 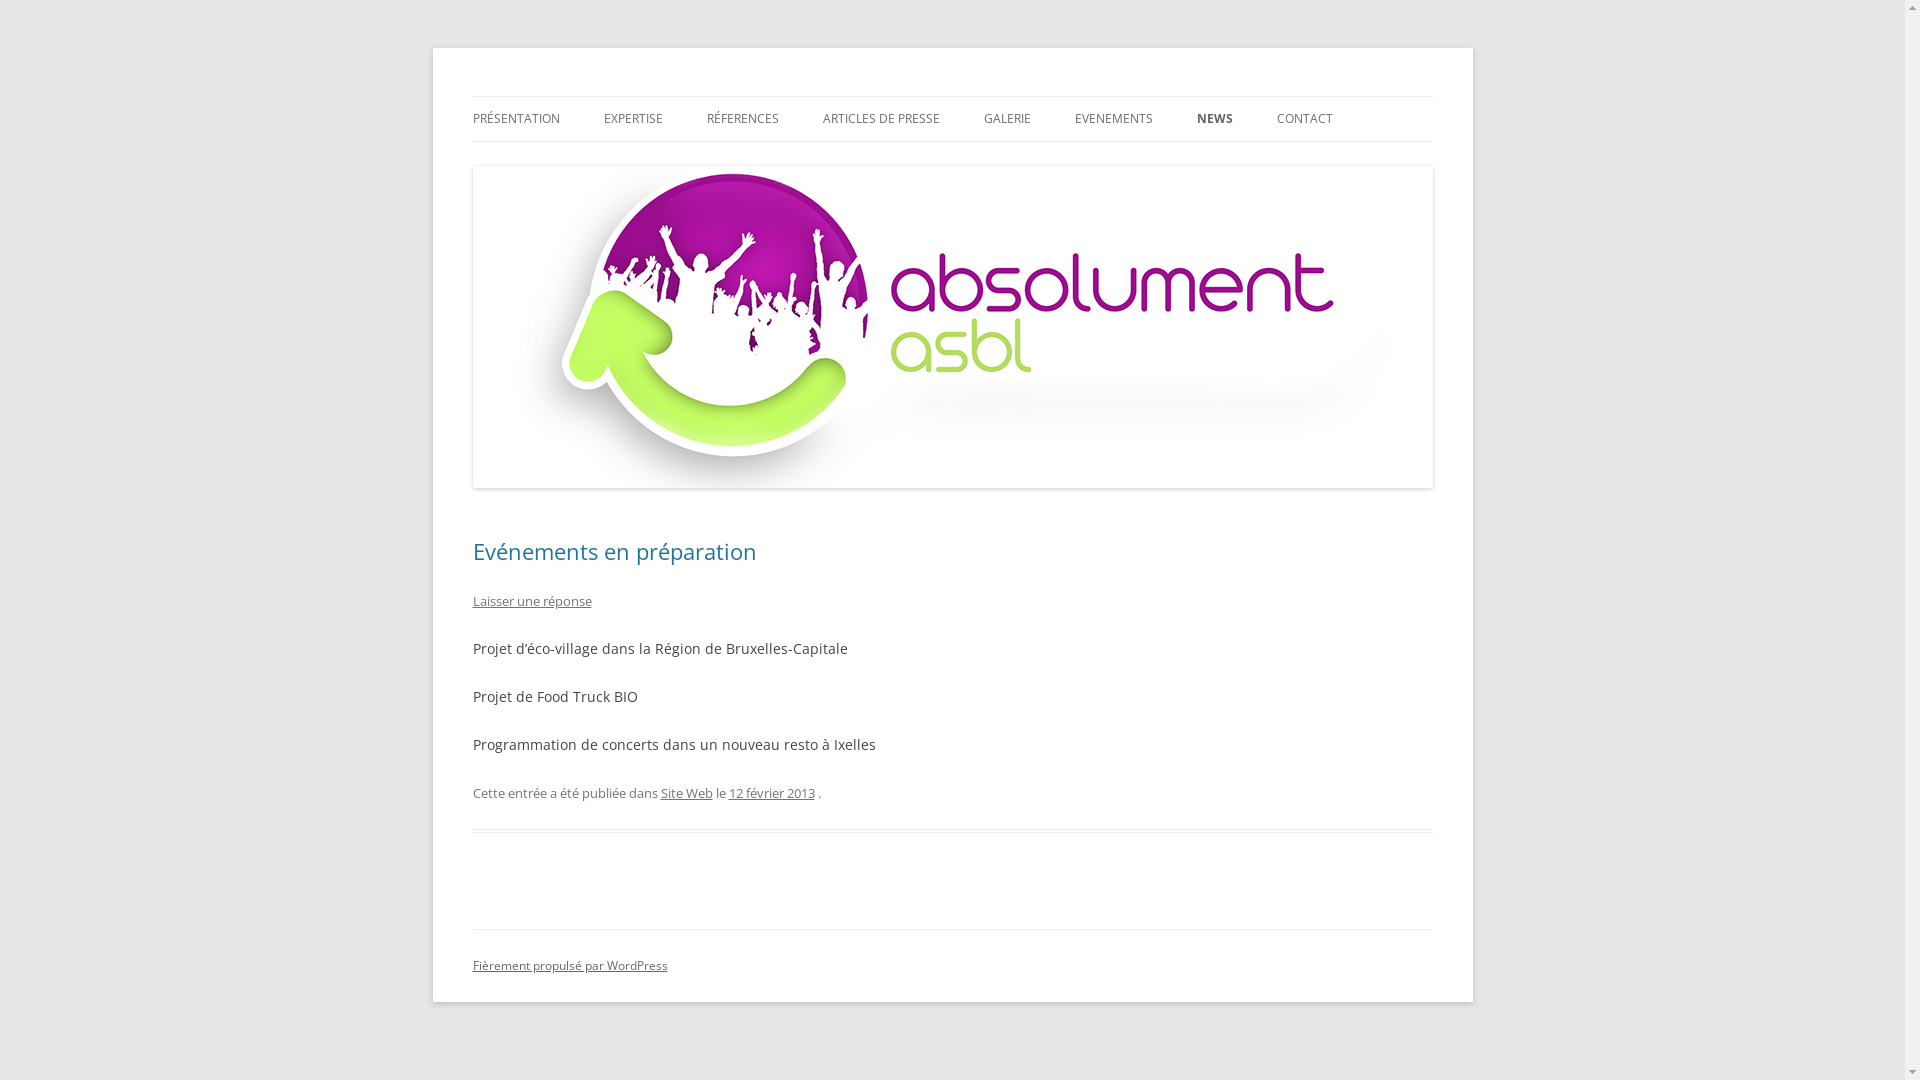 I want to click on 'EVENEMENTS', so click(x=1112, y=119).